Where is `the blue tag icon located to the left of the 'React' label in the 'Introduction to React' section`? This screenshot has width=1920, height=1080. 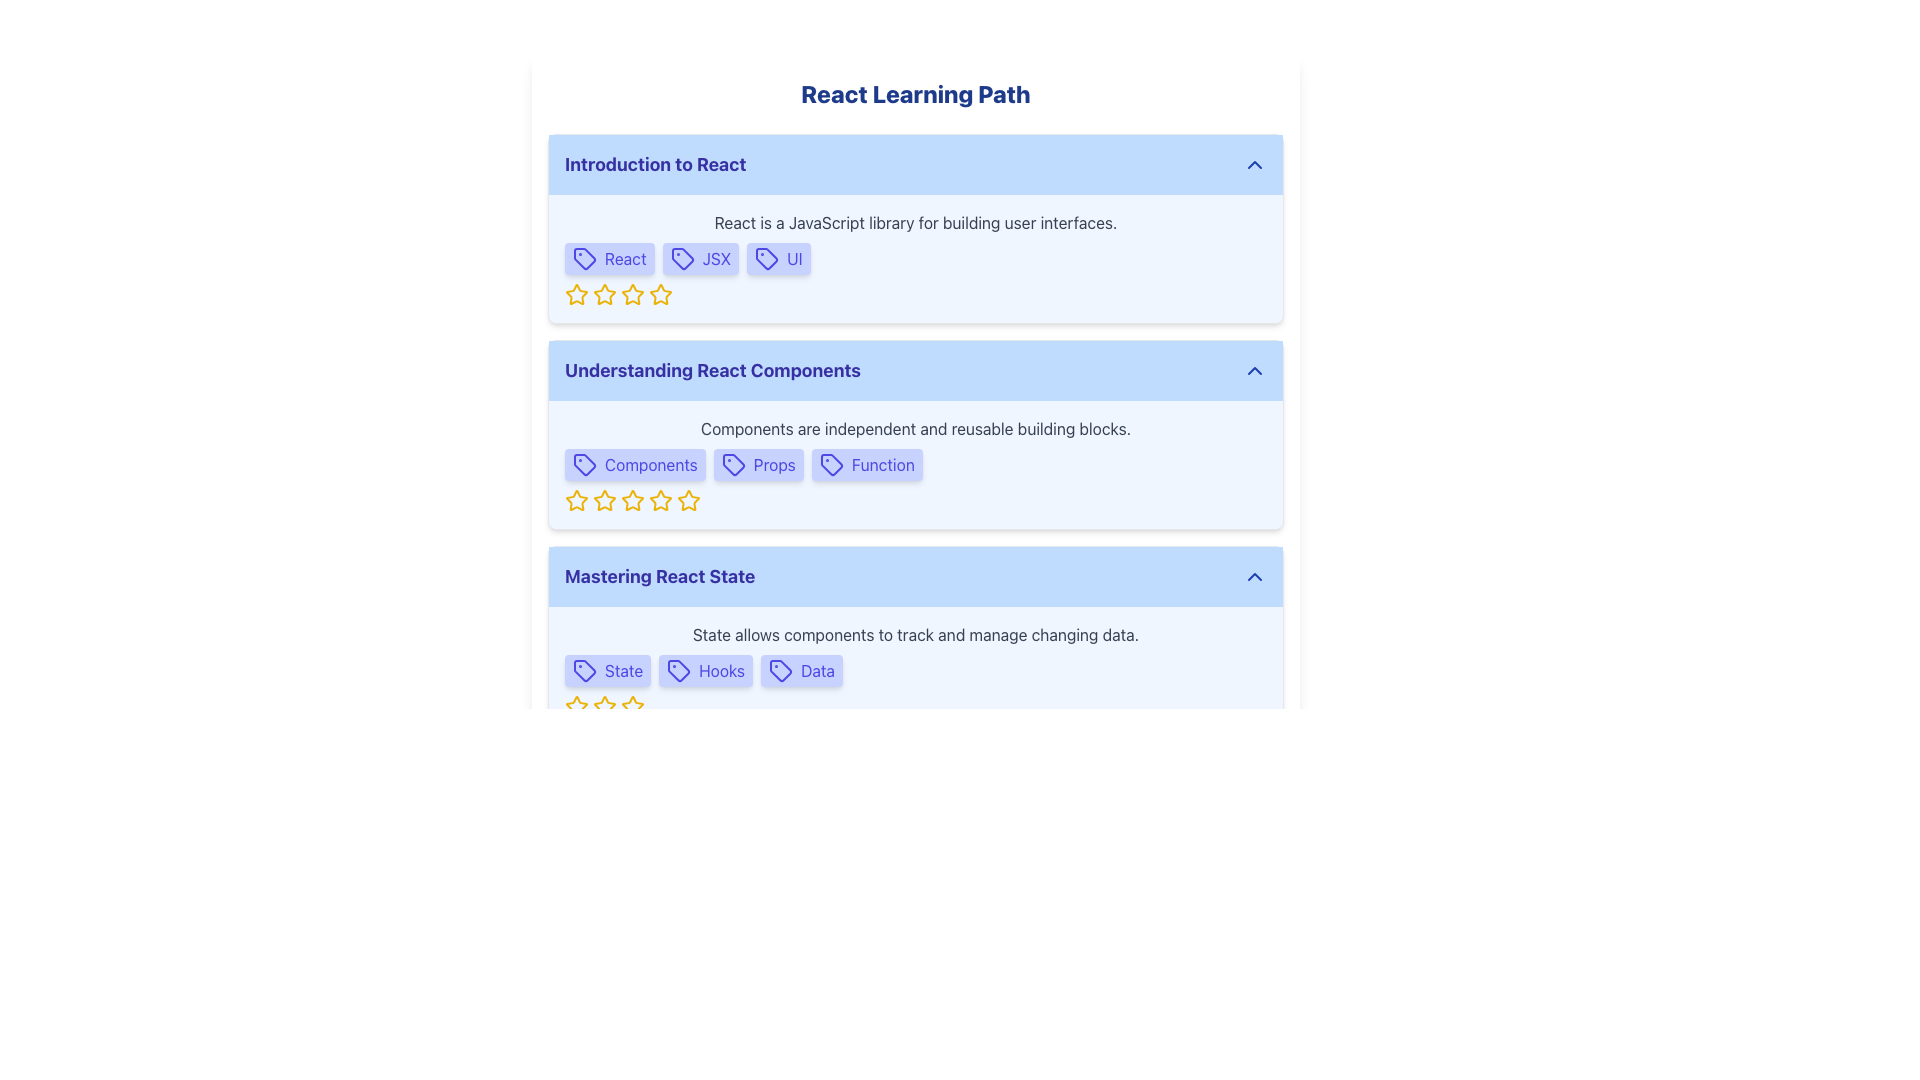 the blue tag icon located to the left of the 'React' label in the 'Introduction to React' section is located at coordinates (584, 257).